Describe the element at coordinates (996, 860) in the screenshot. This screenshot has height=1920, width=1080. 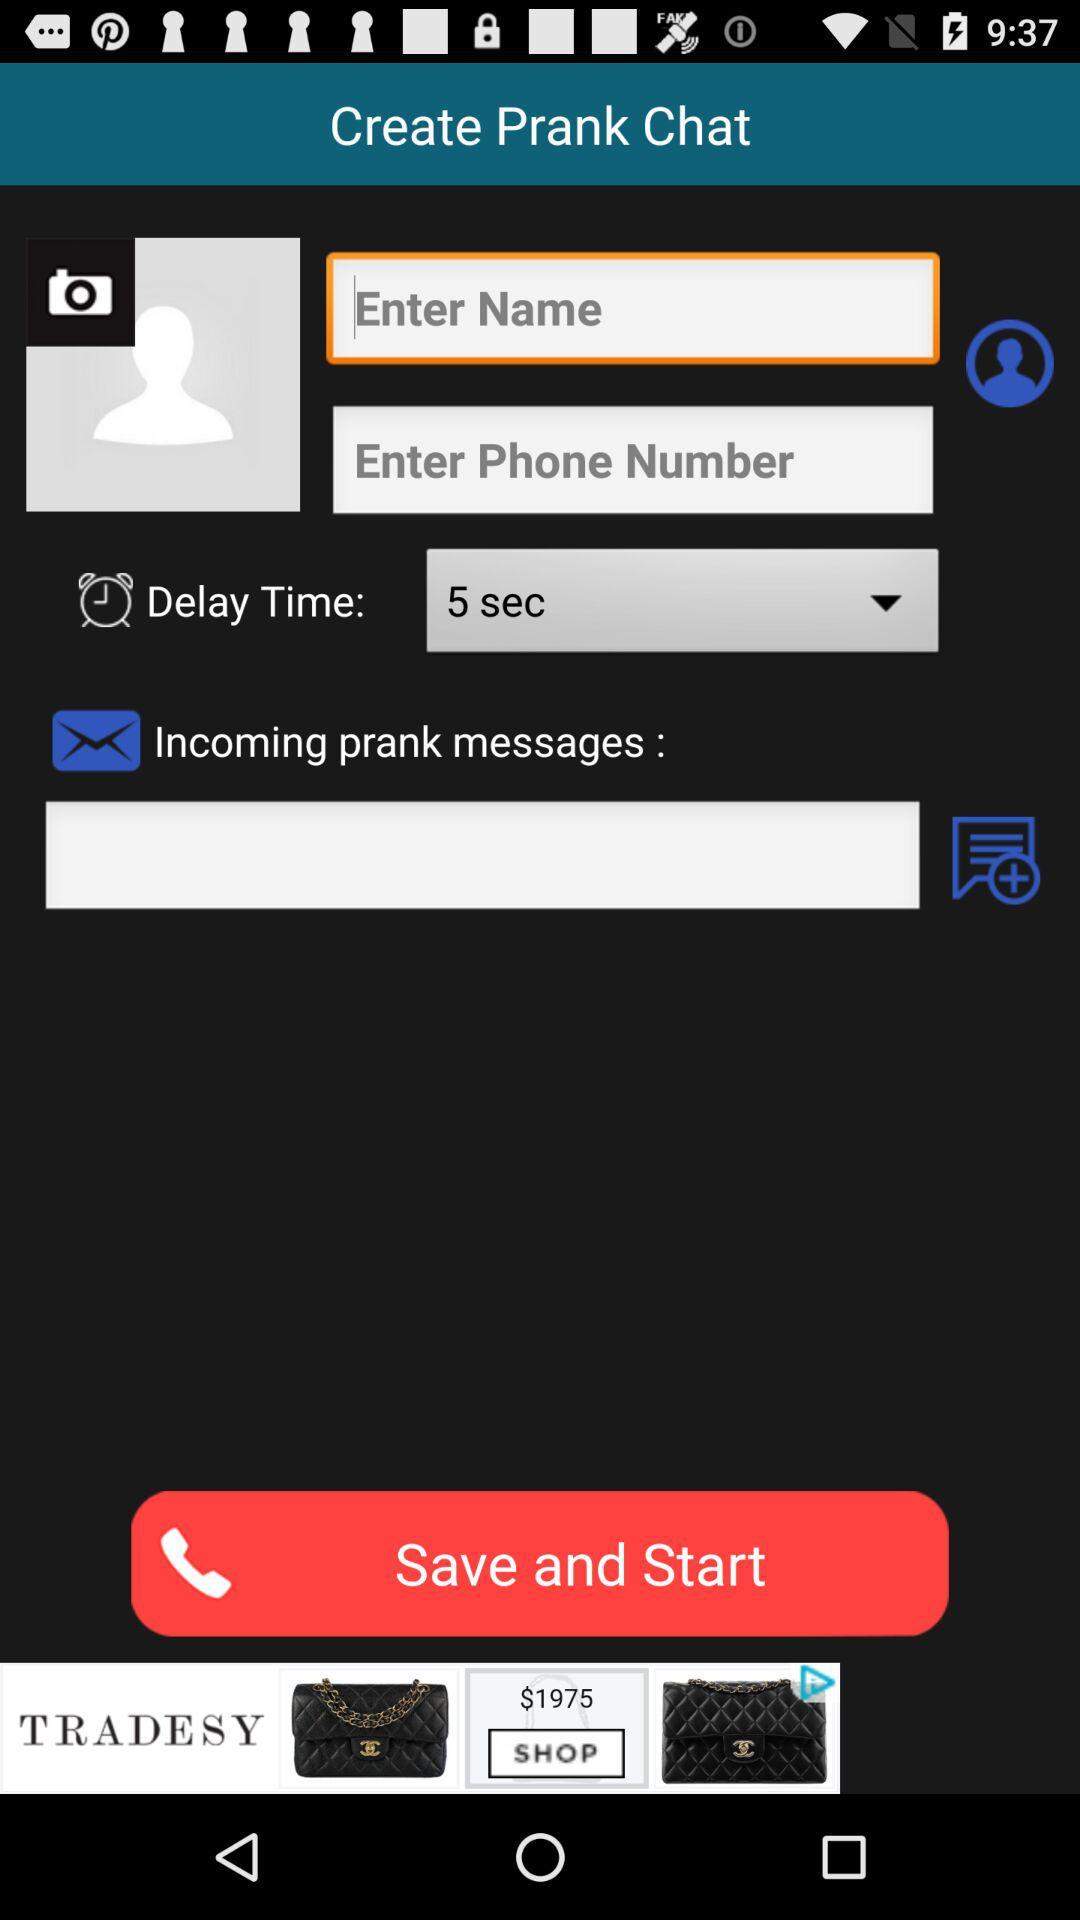
I see `more file` at that location.